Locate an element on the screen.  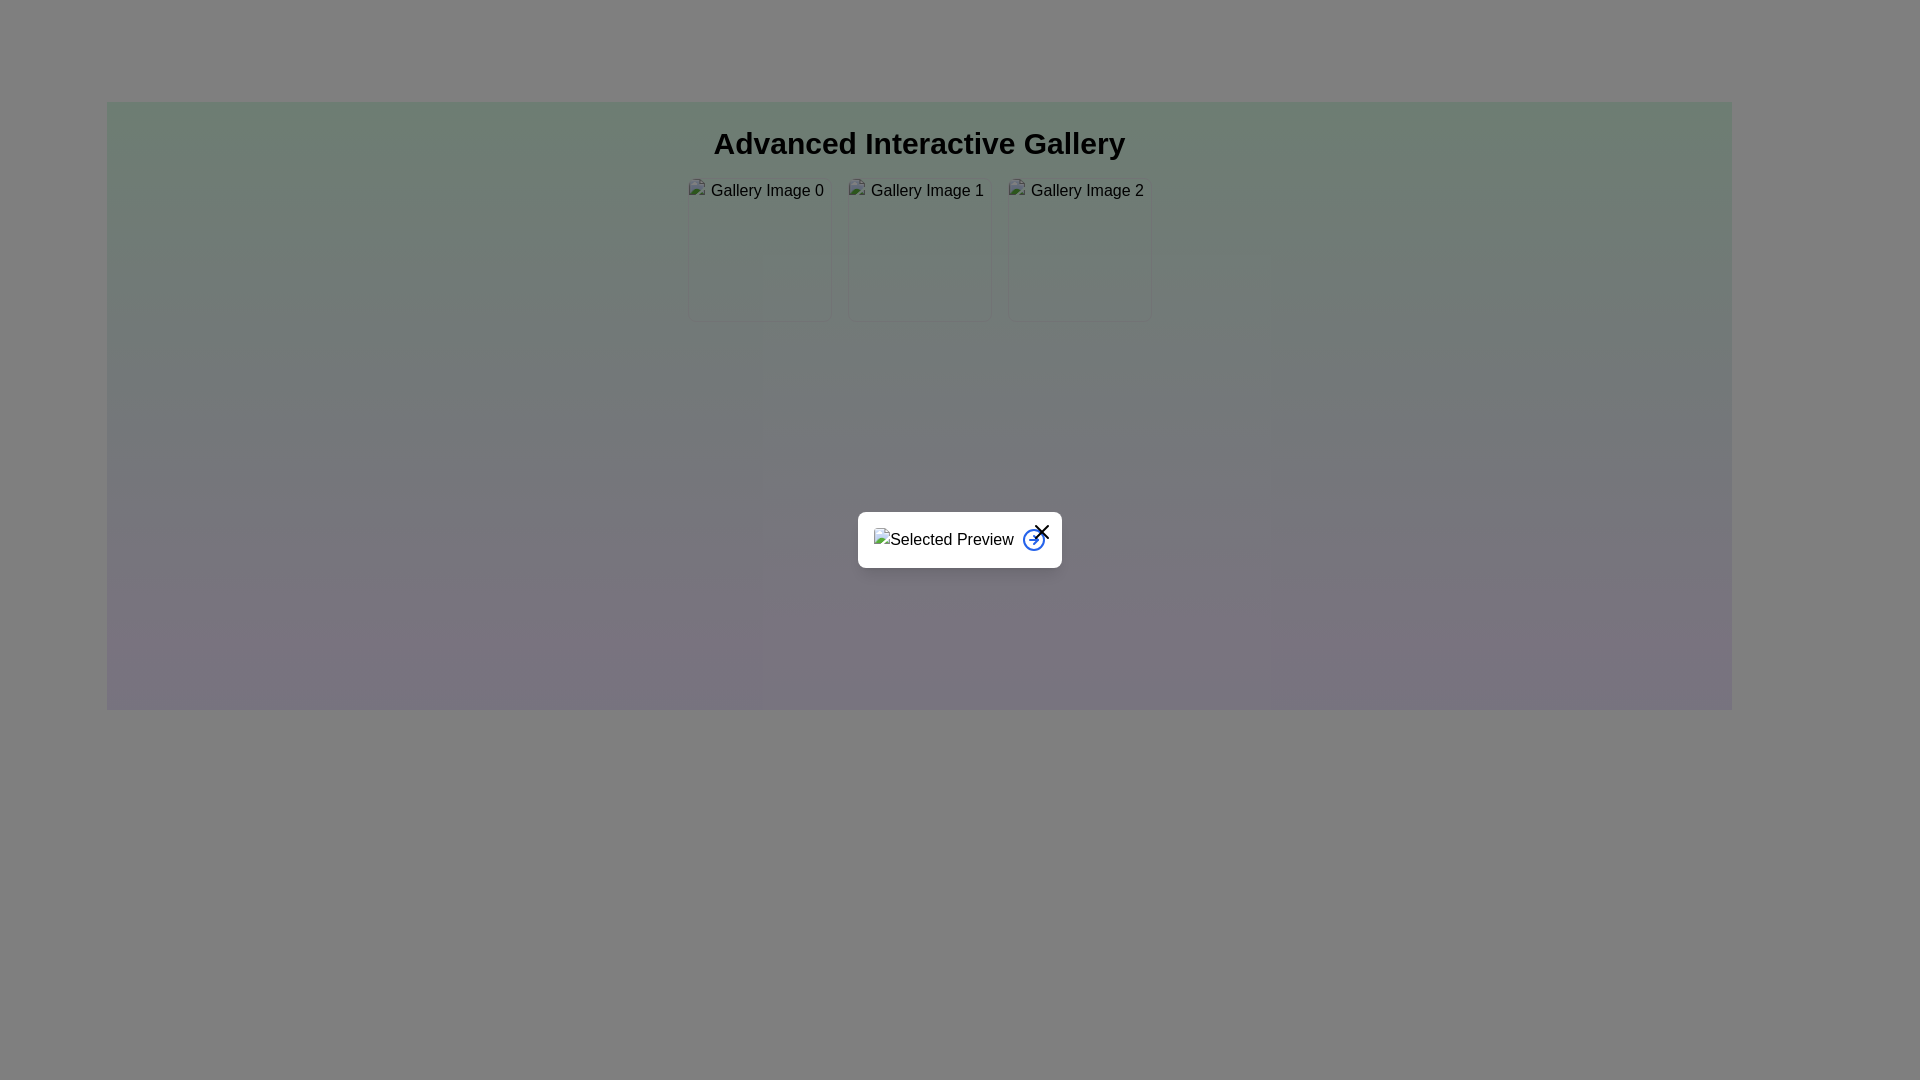
the thumbnail image labeled 'Gallery Image 1' to enlarge the image is located at coordinates (918, 249).